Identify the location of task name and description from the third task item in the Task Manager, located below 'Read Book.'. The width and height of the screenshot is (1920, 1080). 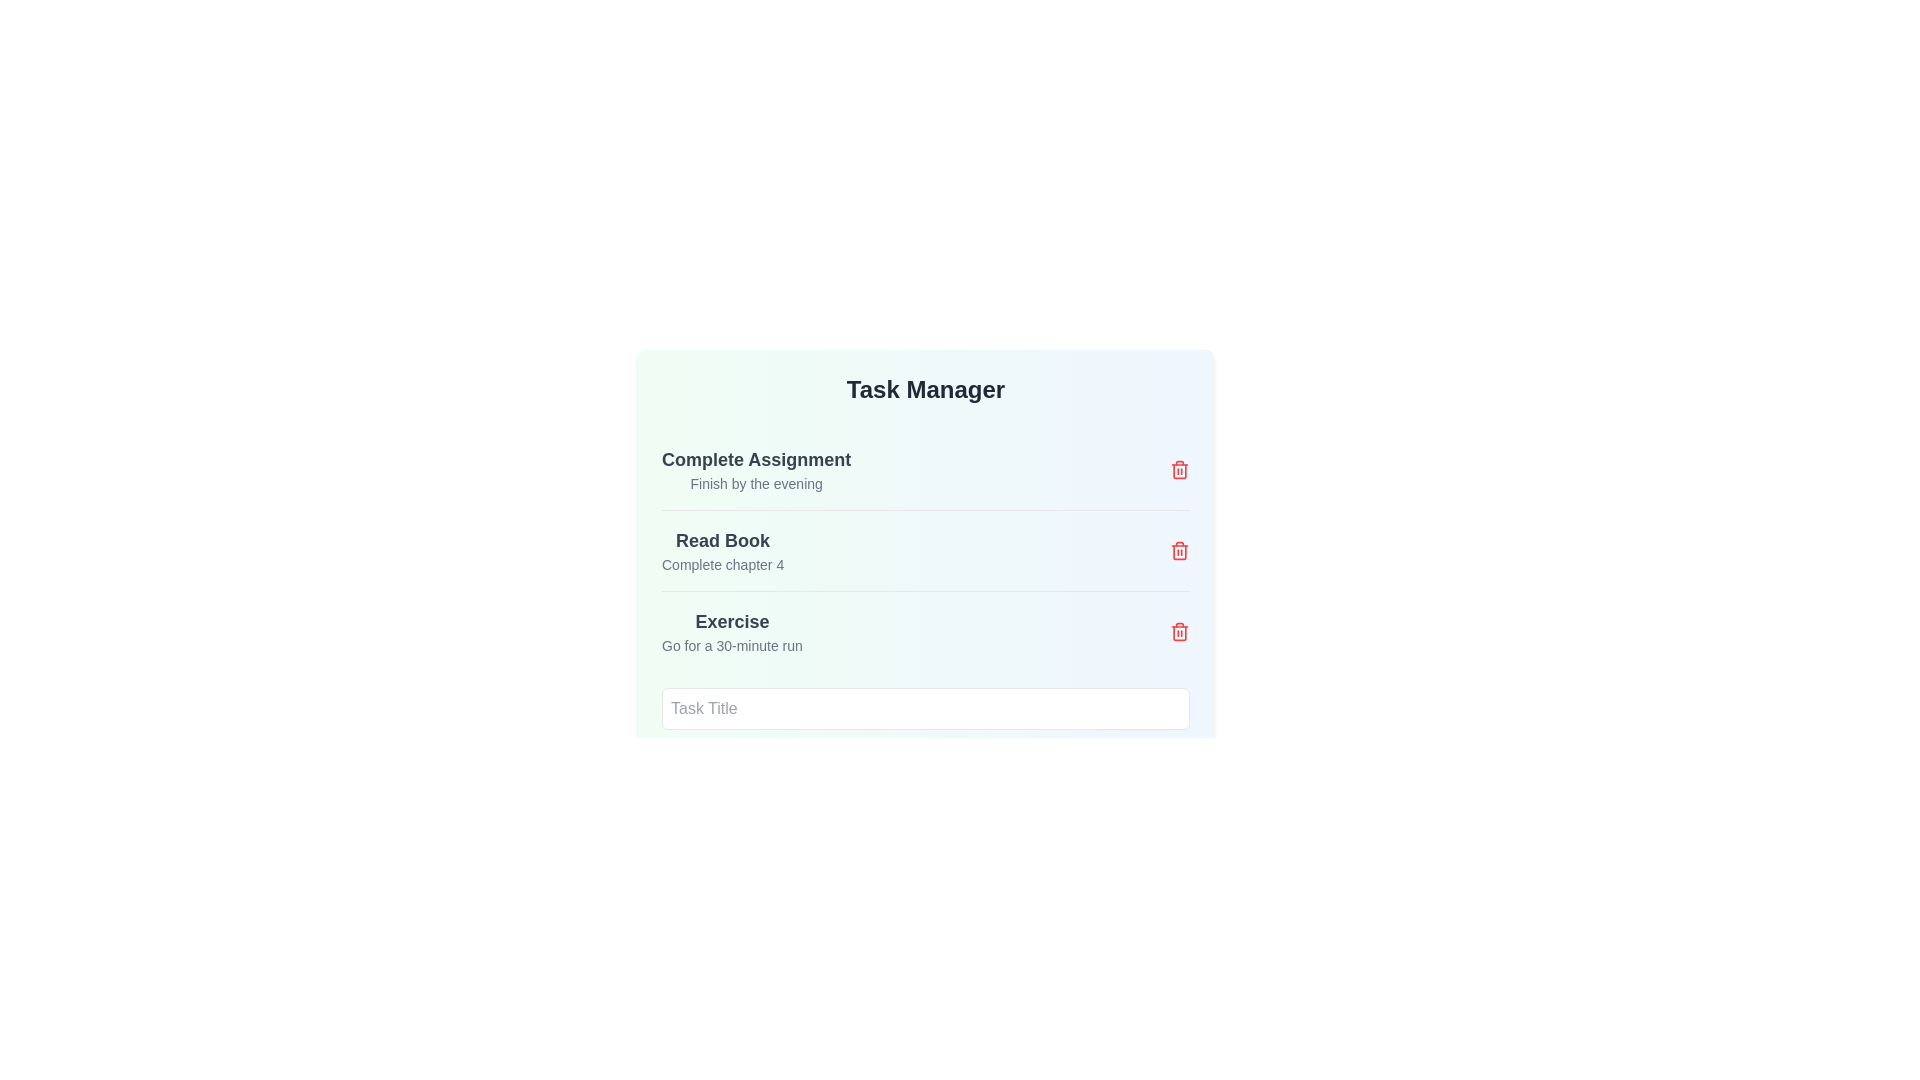
(925, 608).